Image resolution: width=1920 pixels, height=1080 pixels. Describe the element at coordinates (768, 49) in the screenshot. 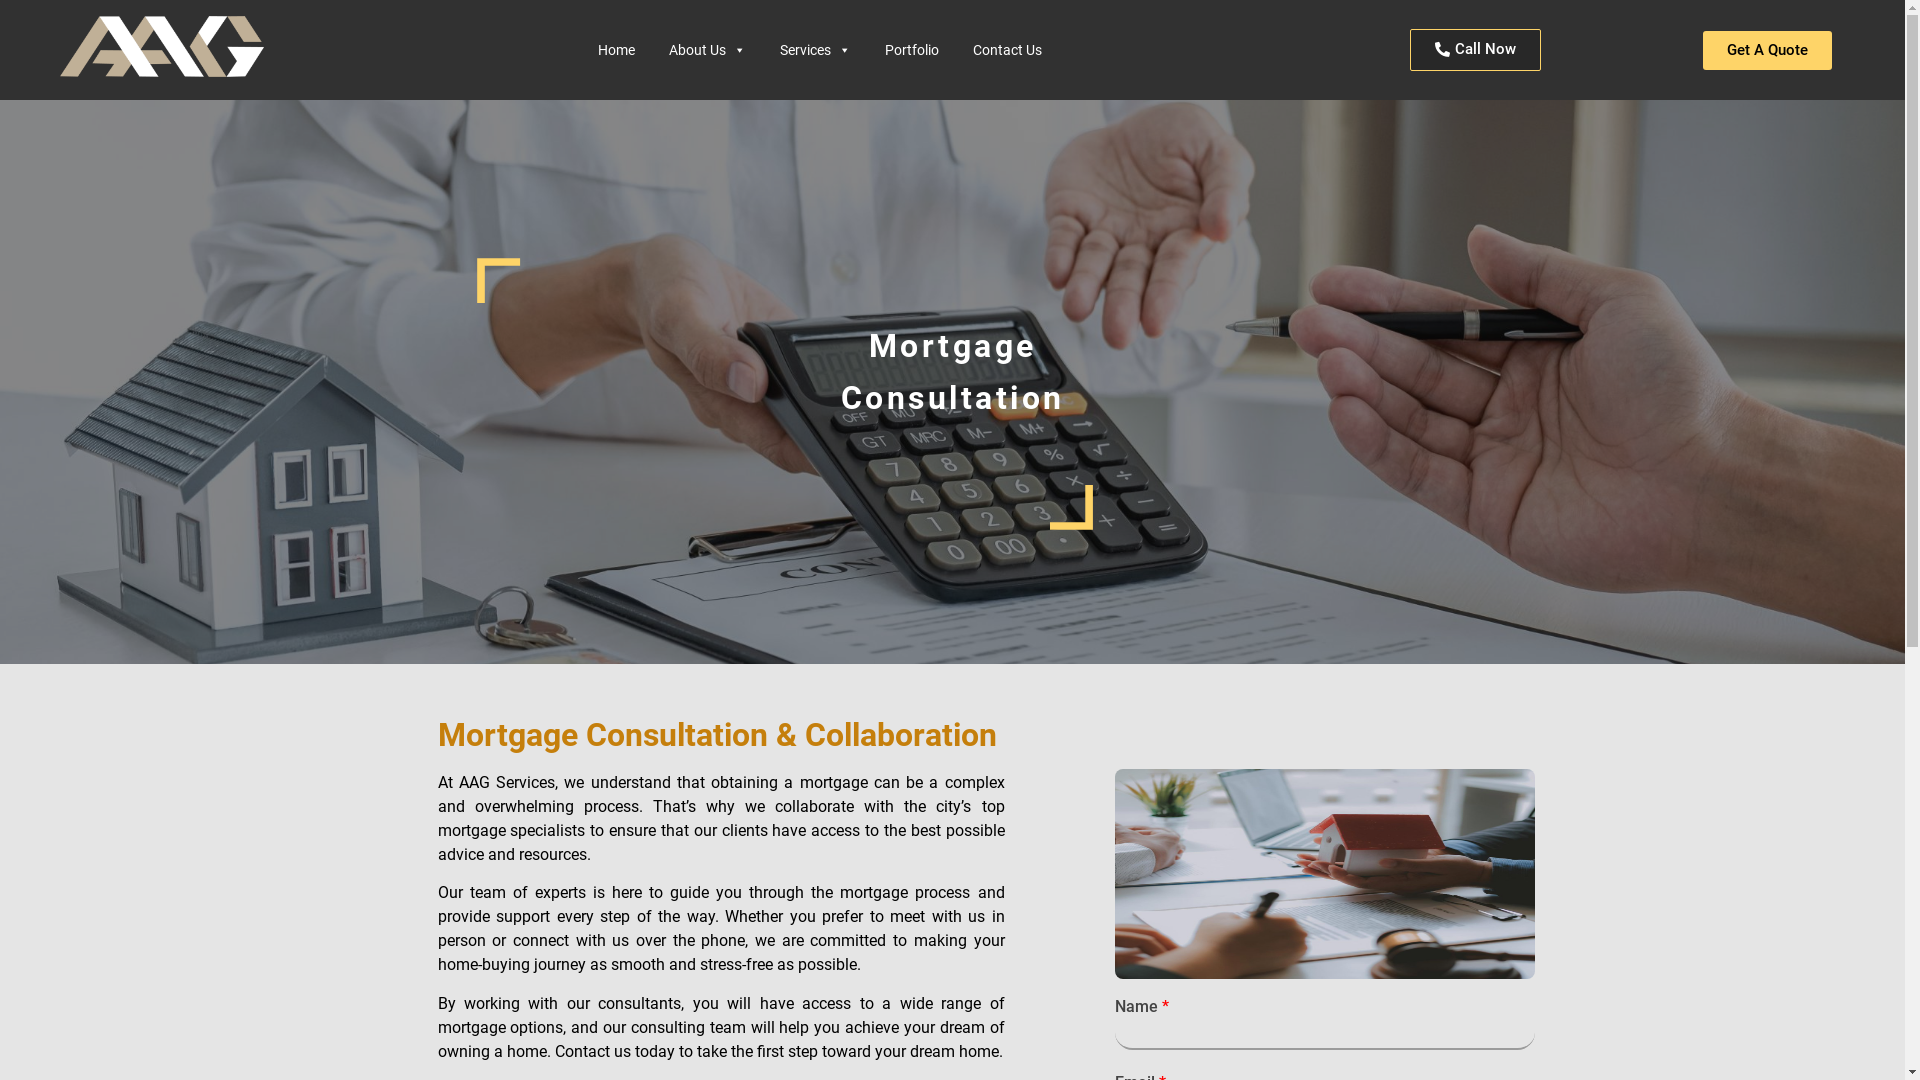

I see `'Services'` at that location.